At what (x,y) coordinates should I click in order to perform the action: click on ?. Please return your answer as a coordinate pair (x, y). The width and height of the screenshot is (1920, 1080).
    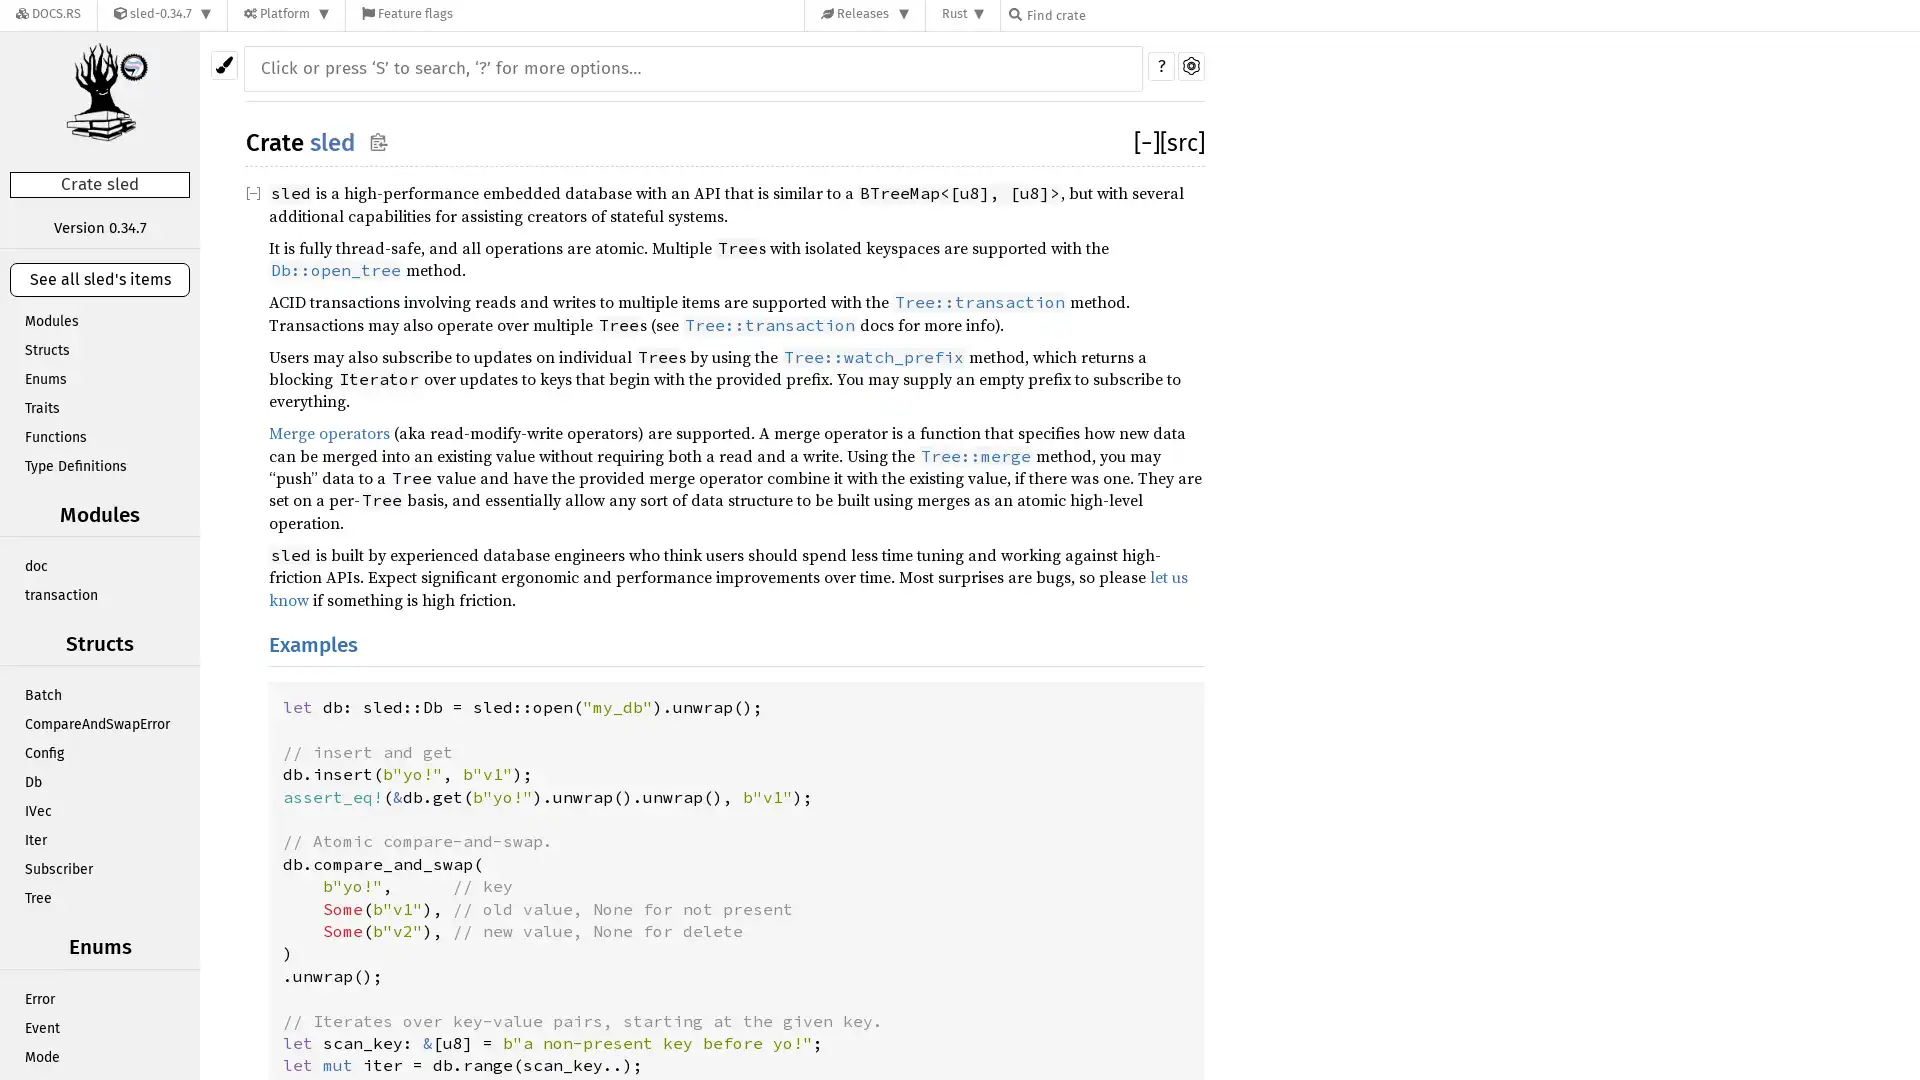
    Looking at the image, I should click on (1161, 65).